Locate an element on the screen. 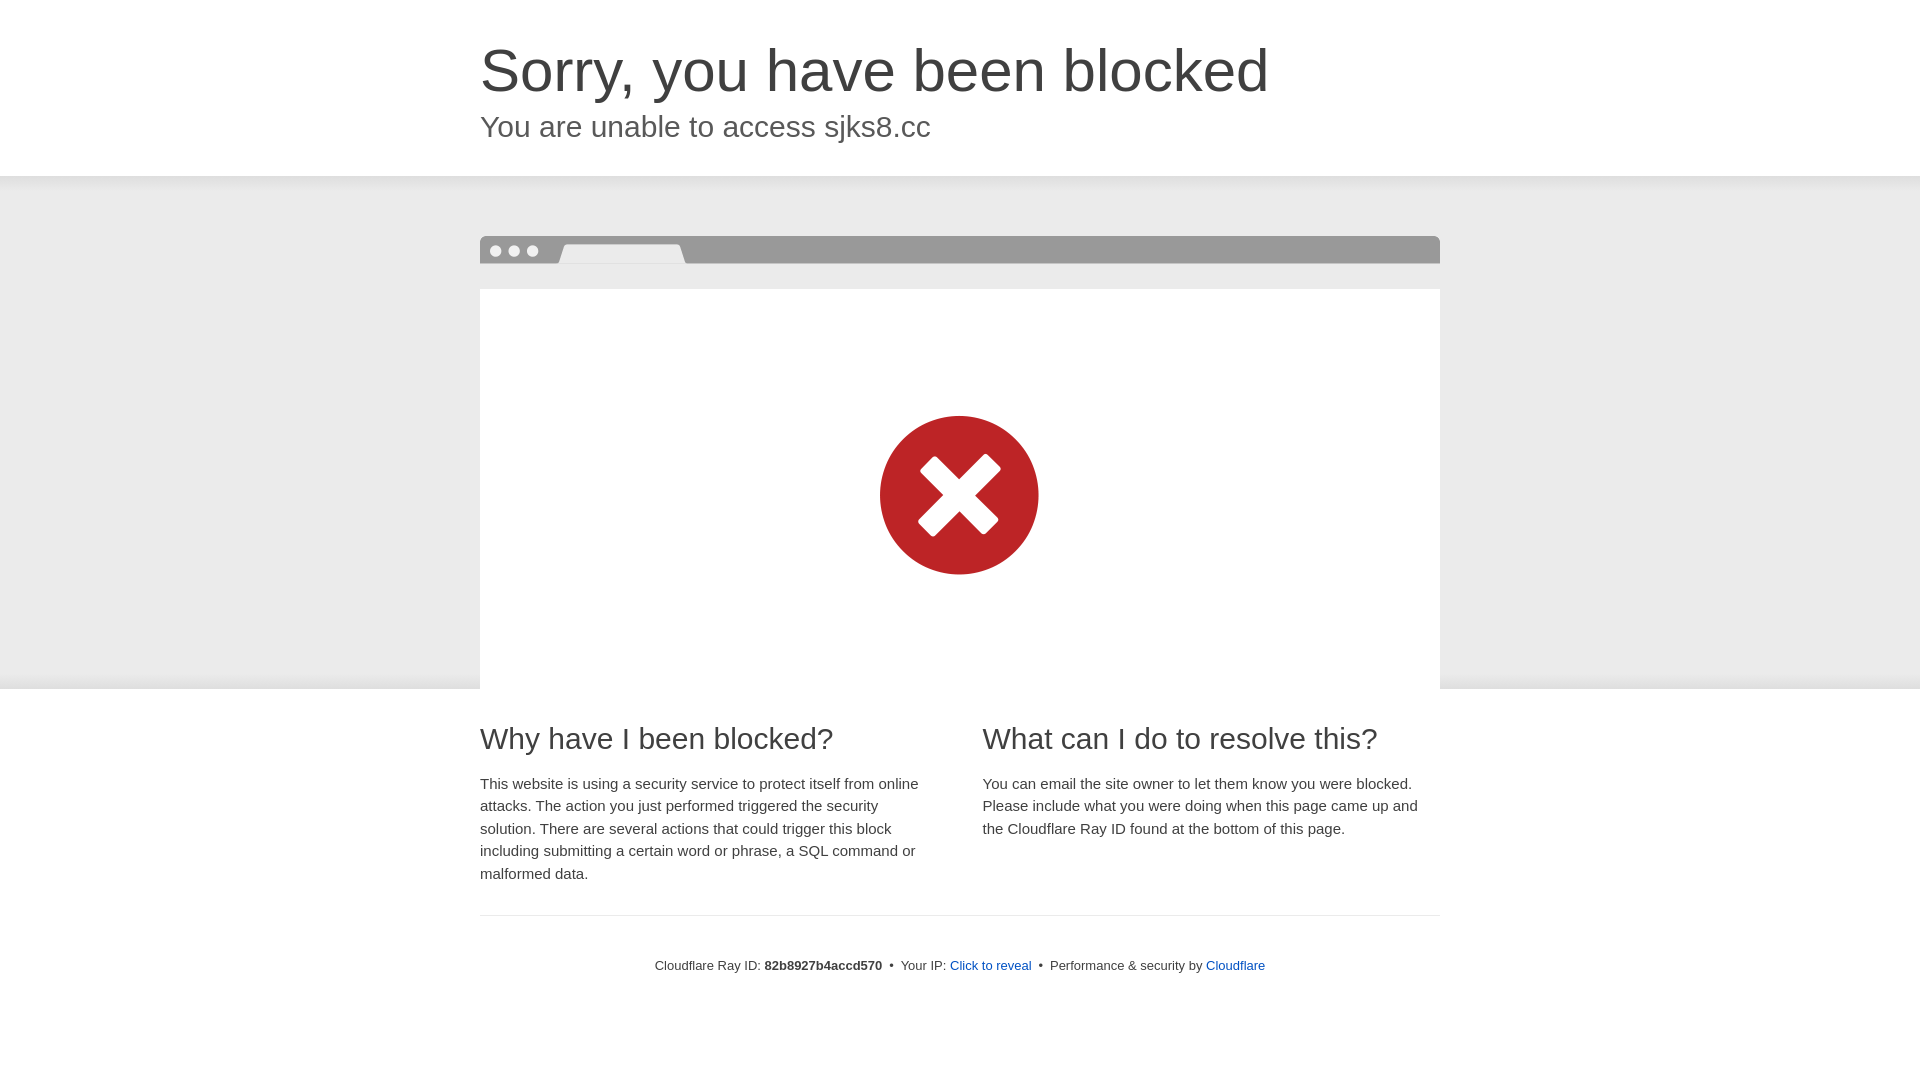 This screenshot has width=1920, height=1080. 'Click to reveal' is located at coordinates (990, 964).